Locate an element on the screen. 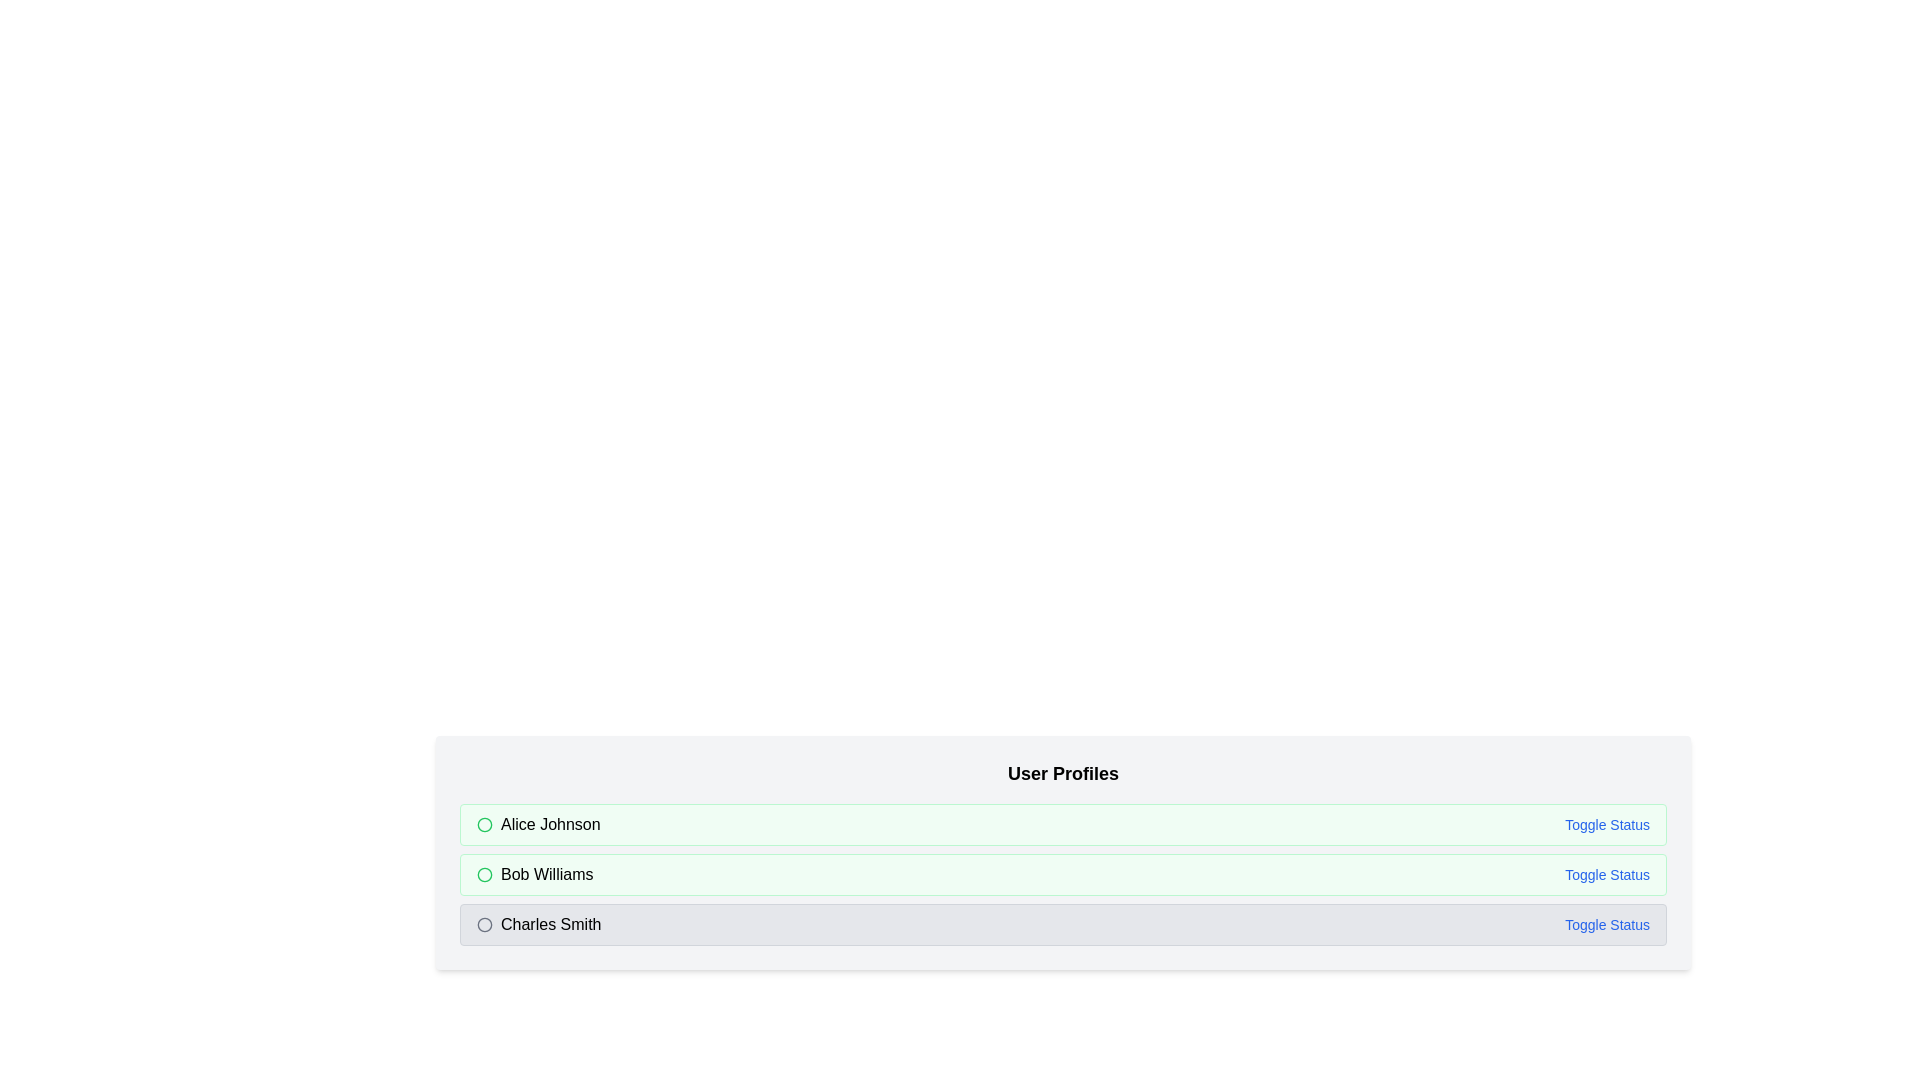  the 'Toggle Status' hyperlink element, which is styled in blue and underlined on hover, located to the right of 'Alice Johnson' is located at coordinates (1607, 825).